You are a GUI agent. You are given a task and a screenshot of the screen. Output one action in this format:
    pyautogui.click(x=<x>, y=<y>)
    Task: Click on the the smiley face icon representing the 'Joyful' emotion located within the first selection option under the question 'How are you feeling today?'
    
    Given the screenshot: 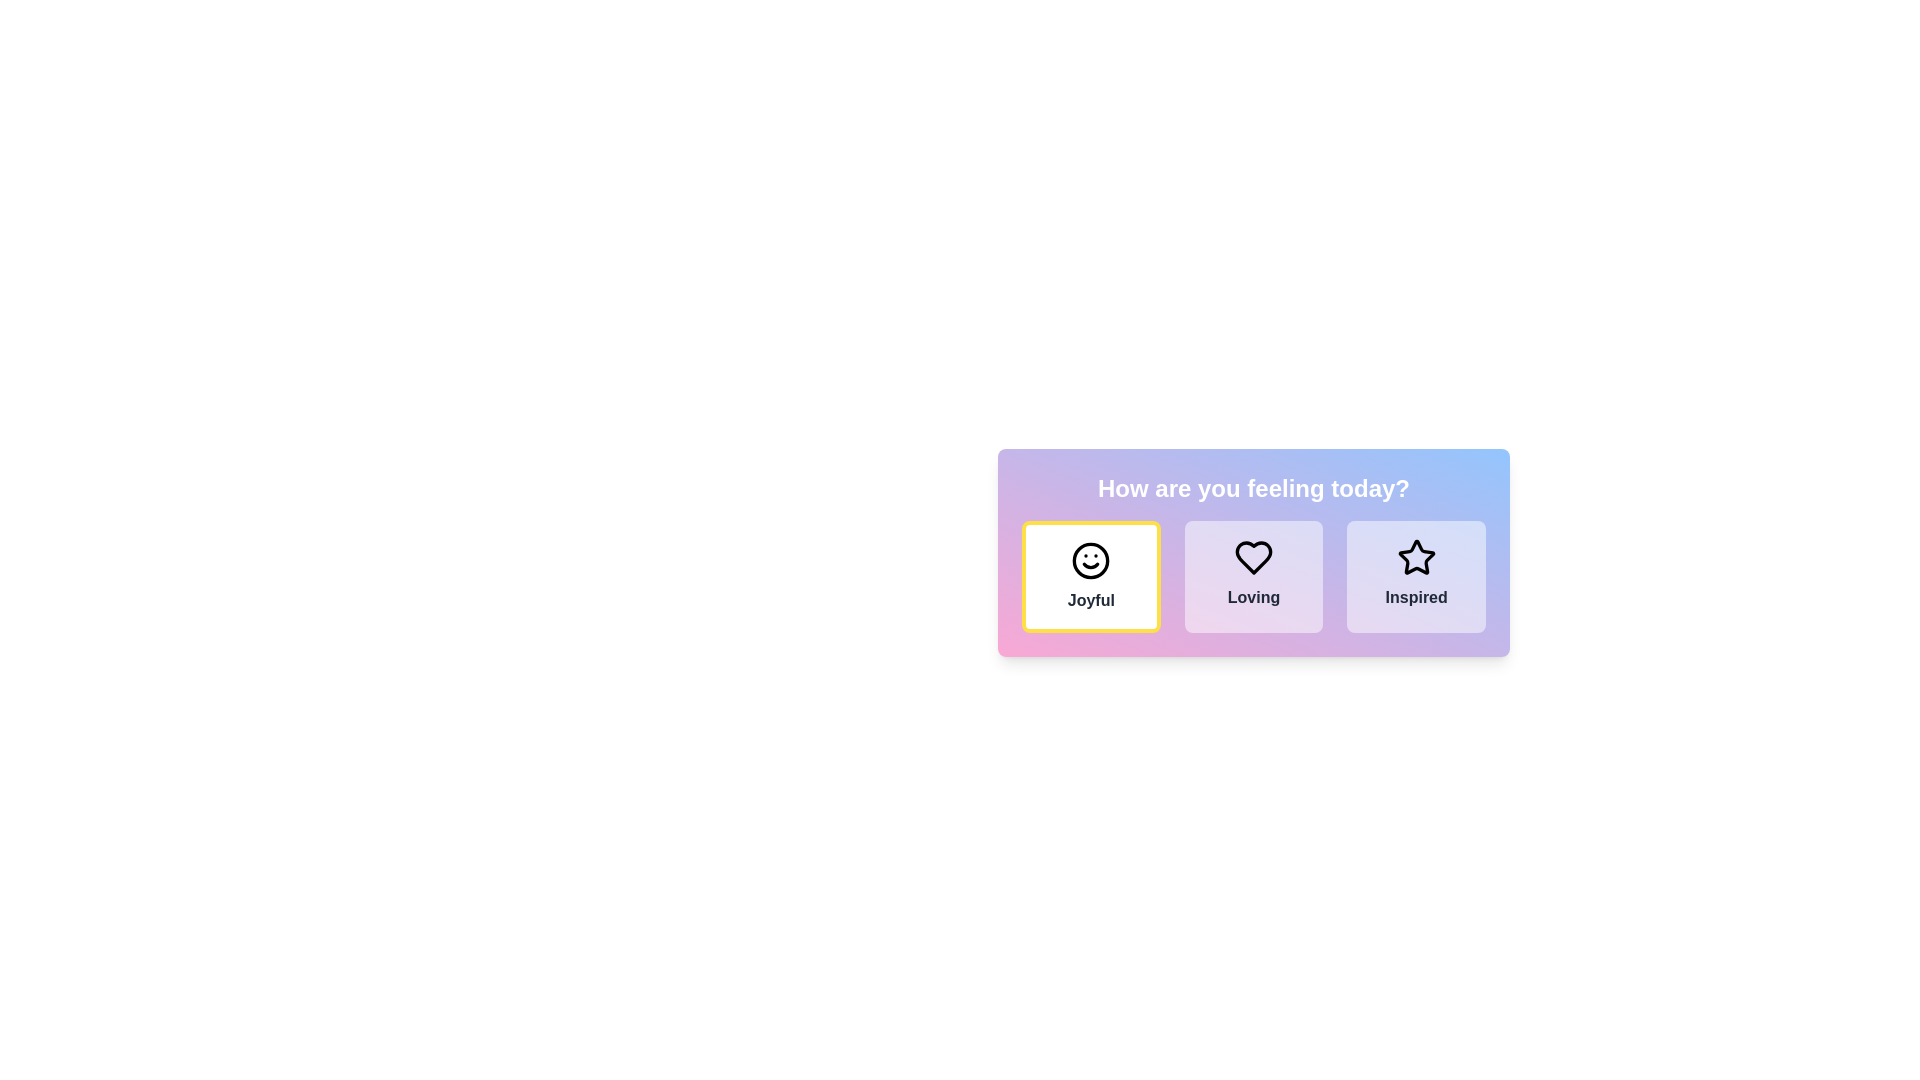 What is the action you would take?
    pyautogui.click(x=1090, y=560)
    